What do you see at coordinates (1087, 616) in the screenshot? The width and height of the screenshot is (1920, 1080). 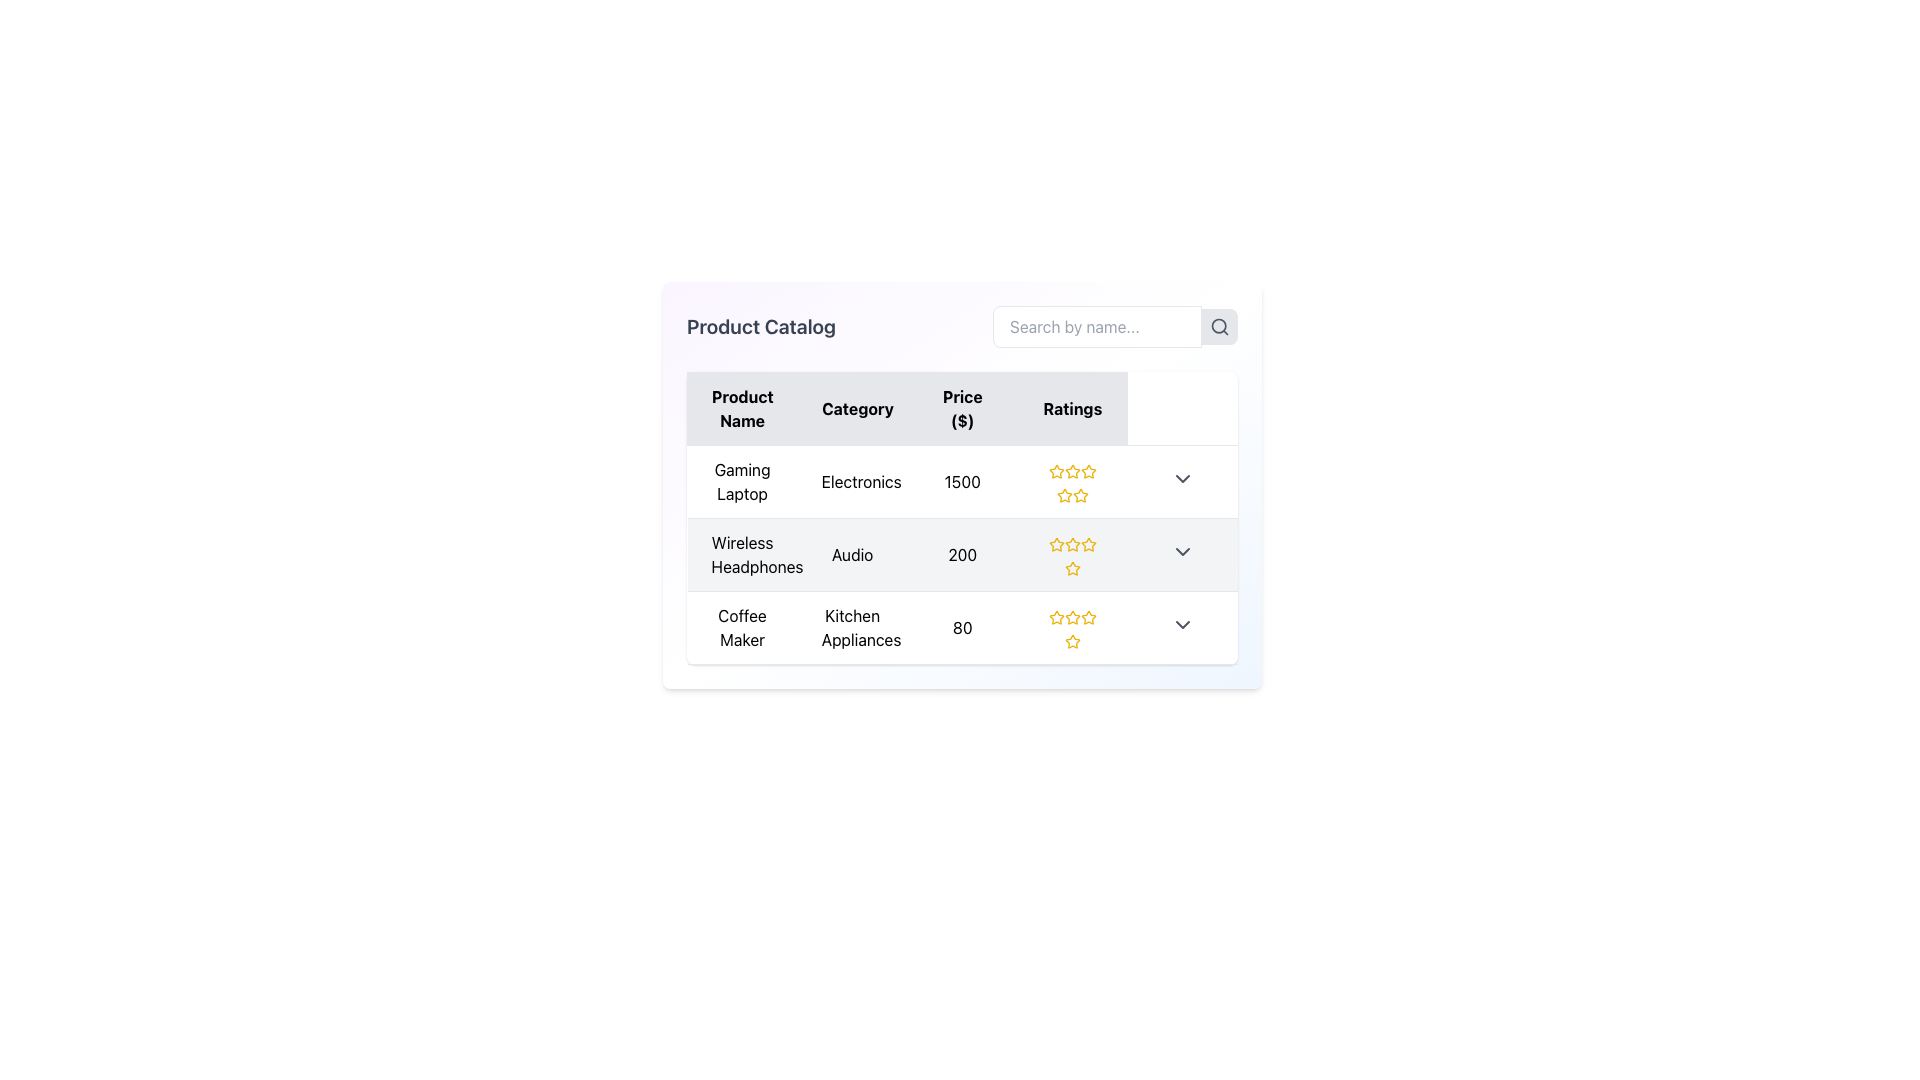 I see `the fifth star icon in the ratings column of the Coffee Maker product to set or view the rating` at bounding box center [1087, 616].